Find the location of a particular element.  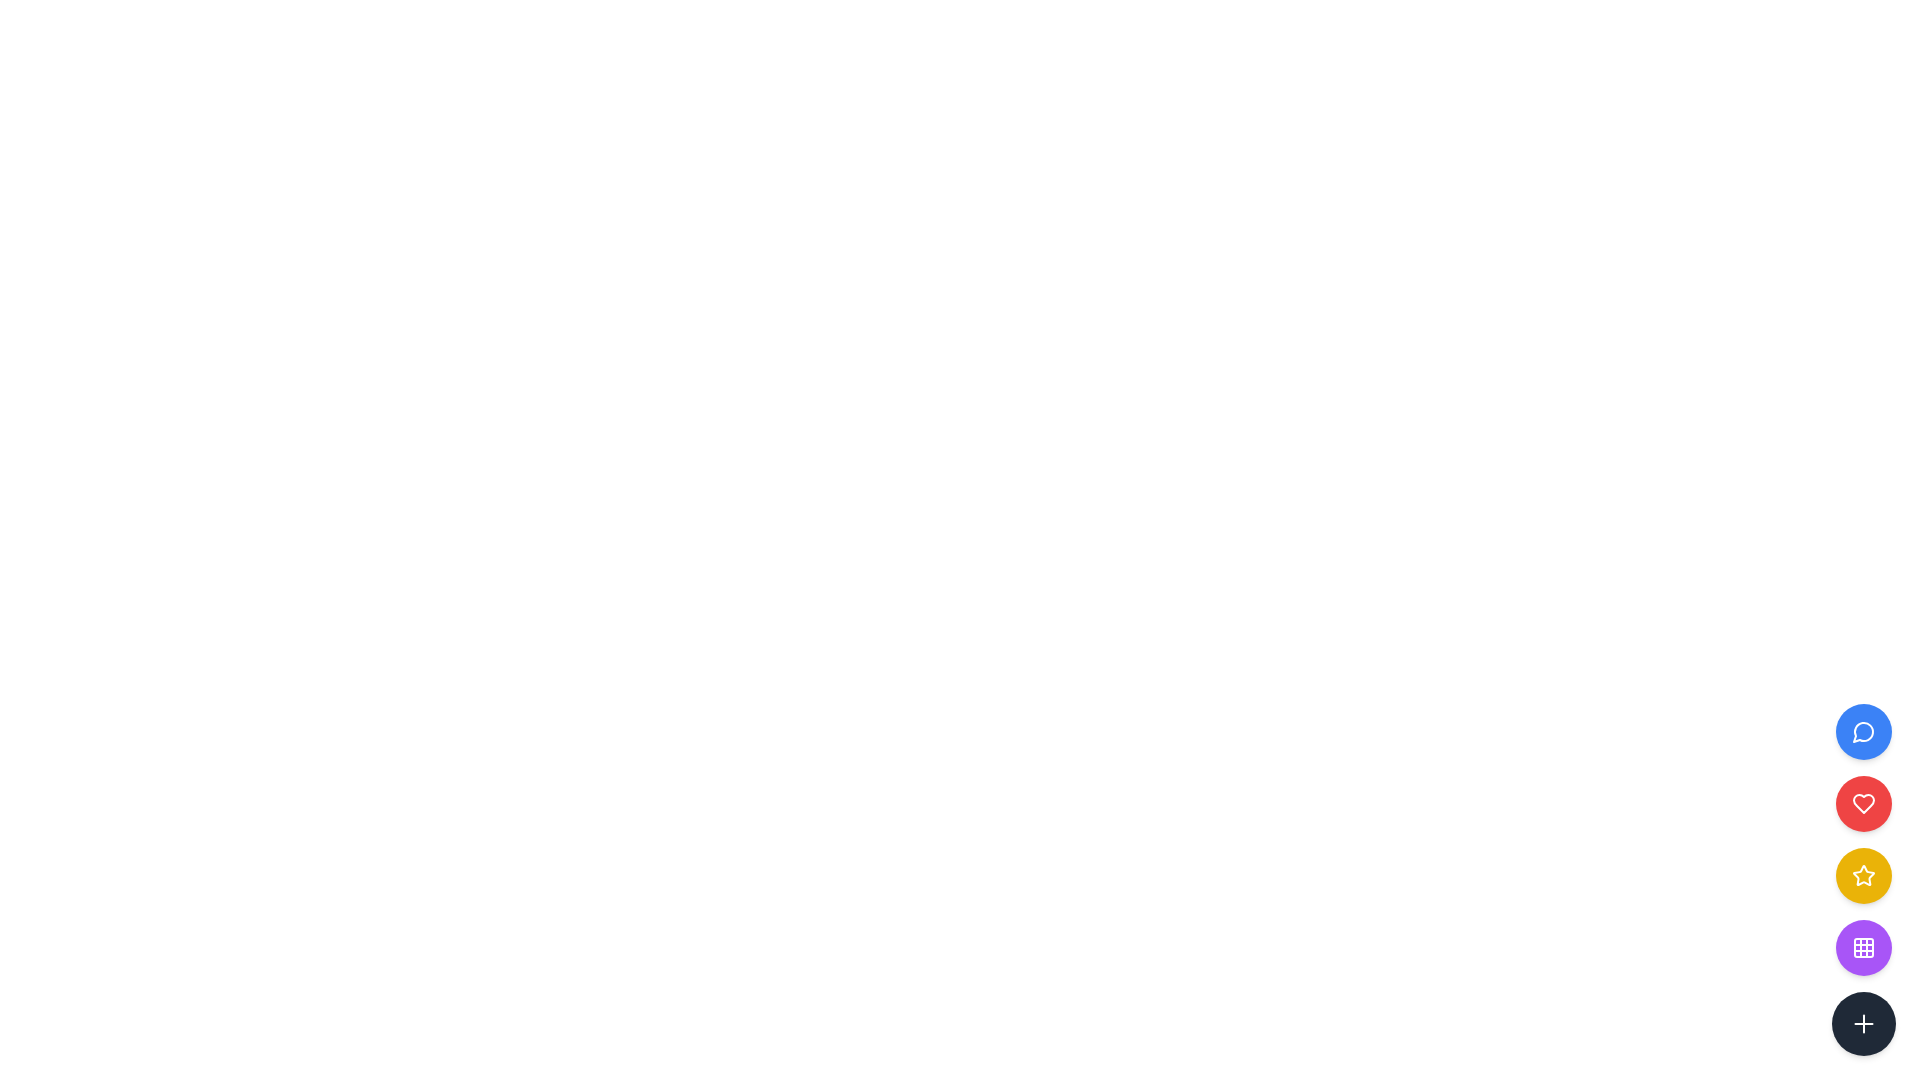

the third button in a vertical stack of five buttons, located between the red heart icon button above and the purple grid icon button below is located at coordinates (1862, 878).